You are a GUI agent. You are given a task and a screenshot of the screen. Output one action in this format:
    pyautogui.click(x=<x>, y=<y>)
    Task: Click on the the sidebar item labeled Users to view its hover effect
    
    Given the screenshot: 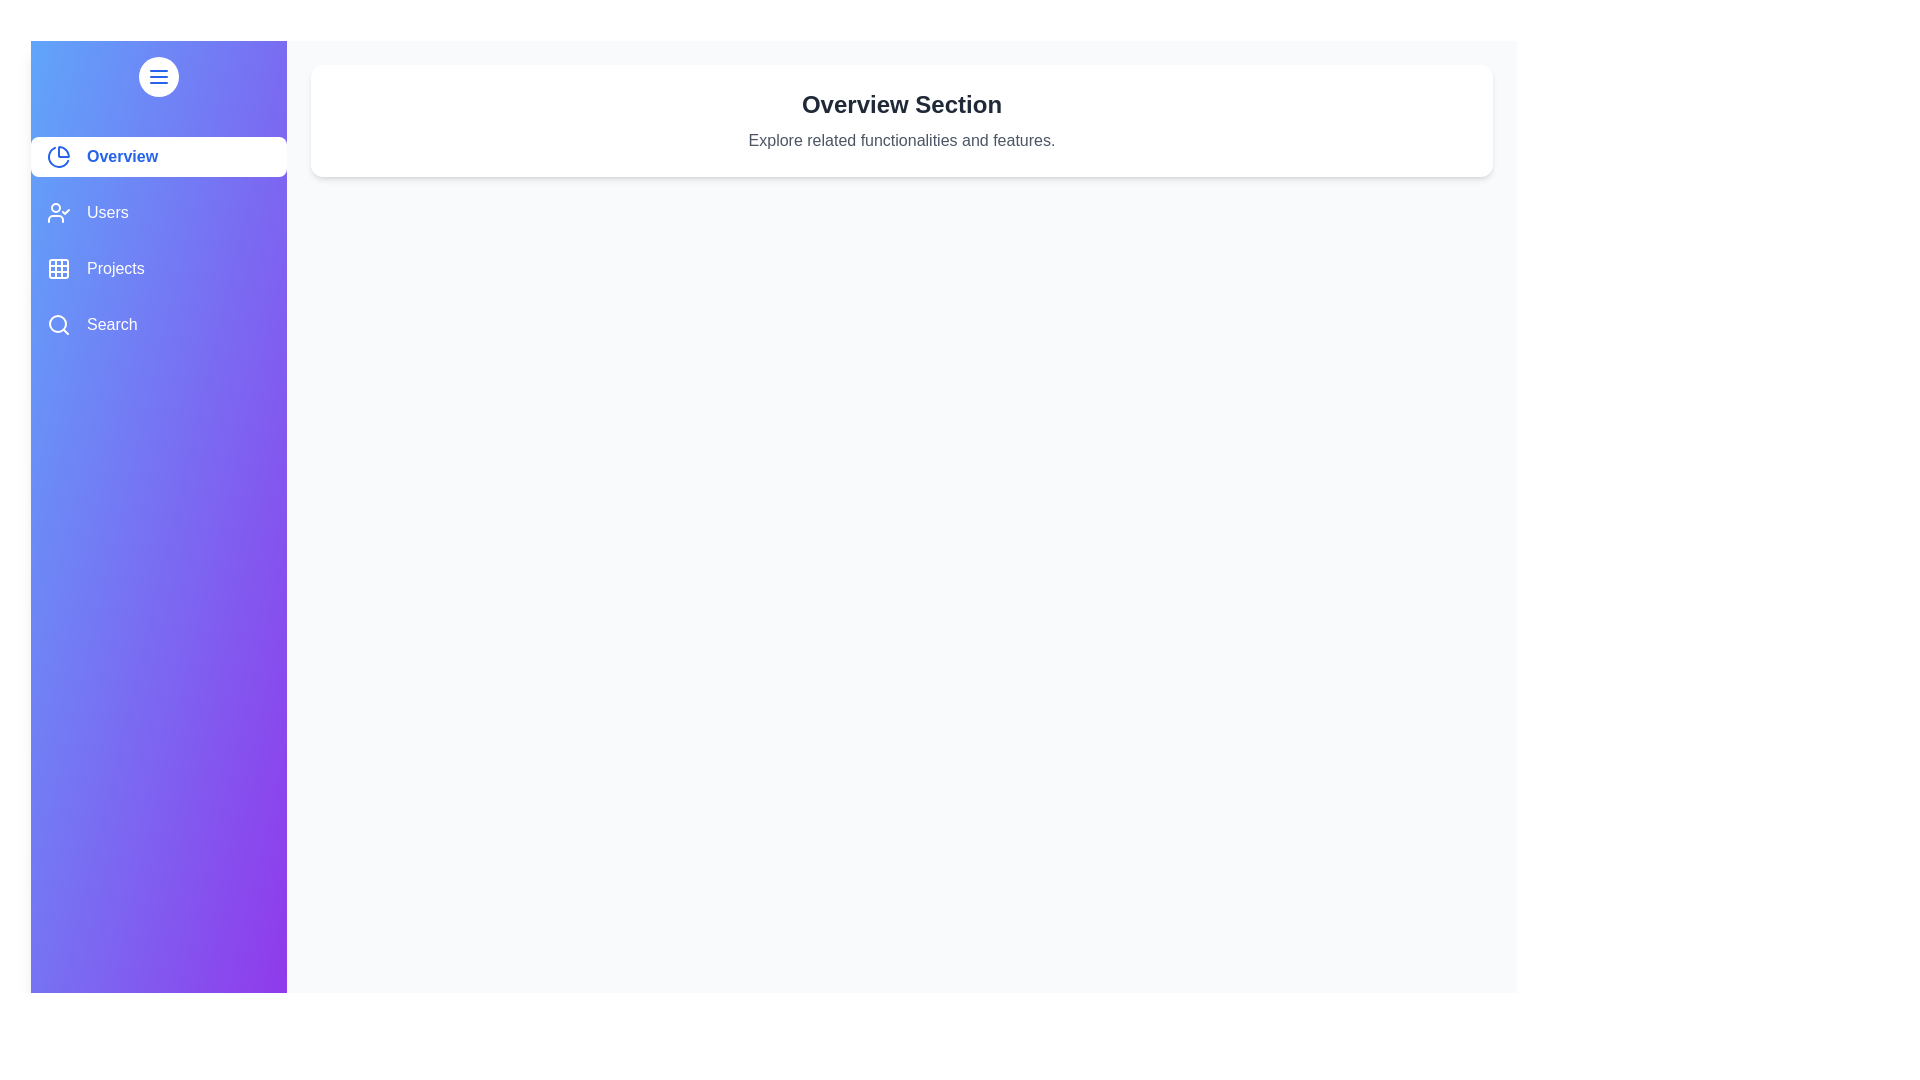 What is the action you would take?
    pyautogui.click(x=157, y=212)
    